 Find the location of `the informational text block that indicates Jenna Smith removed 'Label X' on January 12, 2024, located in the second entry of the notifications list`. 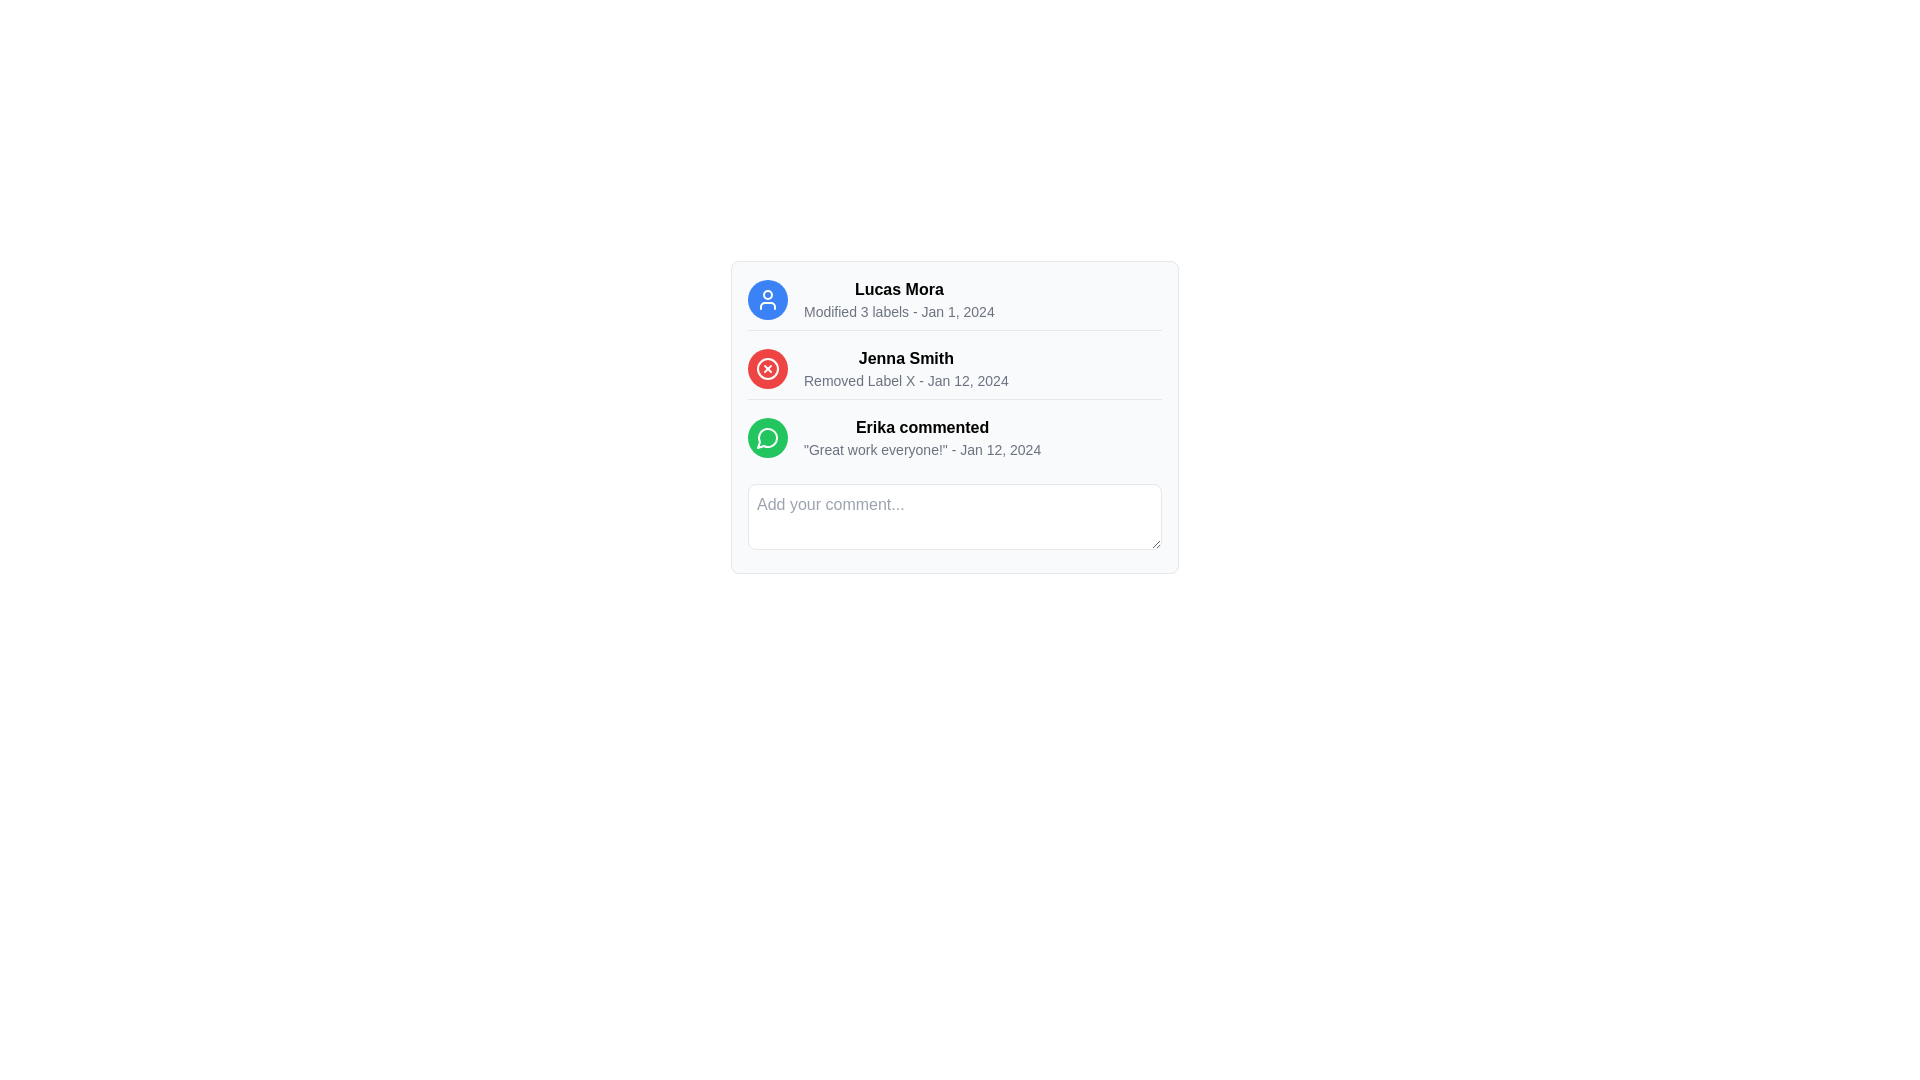

the informational text block that indicates Jenna Smith removed 'Label X' on January 12, 2024, located in the second entry of the notifications list is located at coordinates (954, 373).